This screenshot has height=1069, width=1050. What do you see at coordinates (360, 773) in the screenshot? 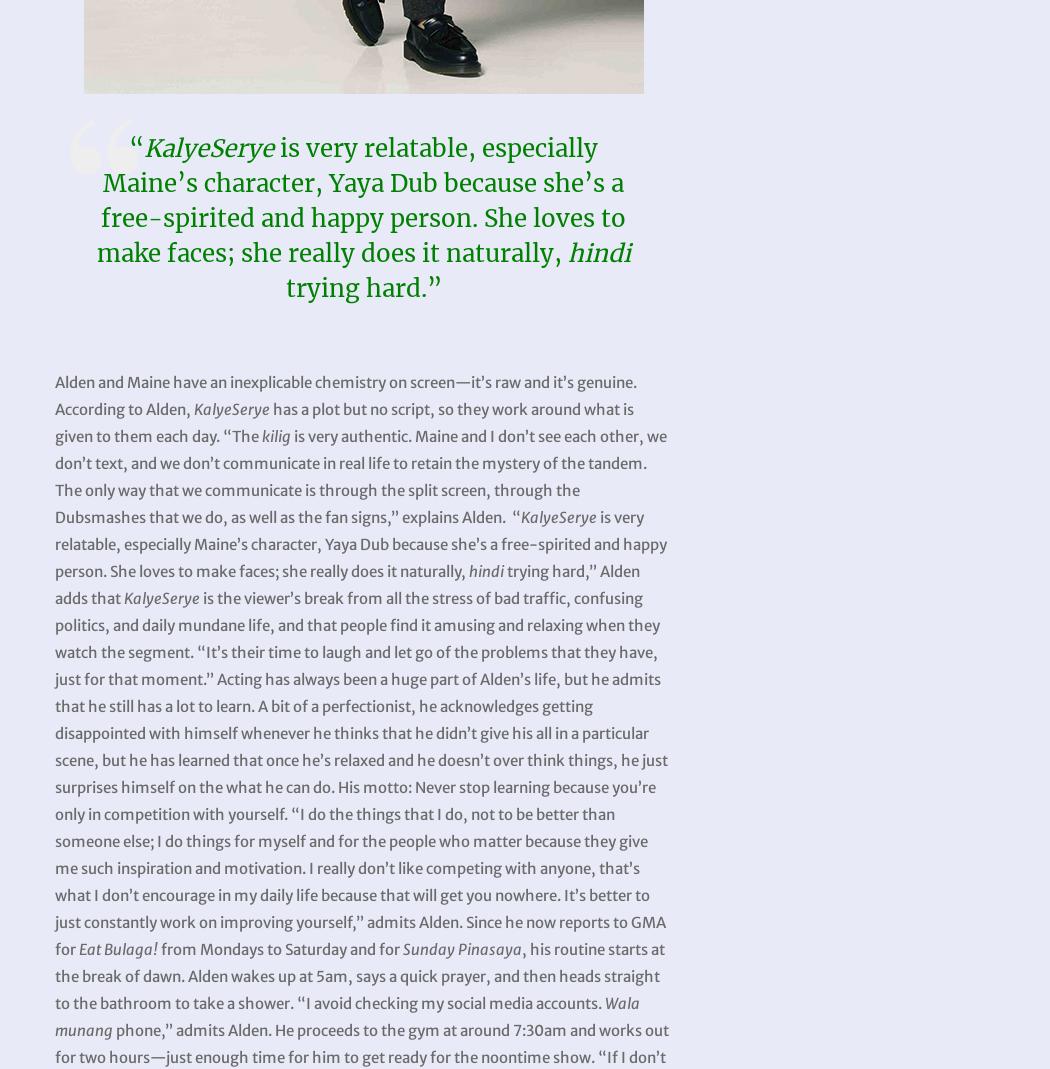
I see `'is the viewer’s break from all the stress of bad traffic, confusing politics, and daily mundane life, and that people find it amusing and relaxing when they watch the segment. “It’s their time to laugh and let go of the problems that they have, just for that moment.” Acting has always been a huge part of Alden’s life, but he admits that he still has a lot to learn. A bit of a perfectionist, he acknowledges getting disappointed with himself whenever he thinks that he didn’t give his all in a particular scene, but he has learned that once he’s relaxed and he doesn’t over think things, he just surprises himself on the what he can do. His motto: Never stop learning because you’re only in competition with yourself. “I do the things that I do, not to be better than someone else; I do things for myself and for the people who matter because they give me such inspiration and motivation. I really don’t like competing with anyone, that’s what I don’t encourage in my daily life because that will get you nowhere. It’s better to just constantly work on improving yourself,” admits Alden. Since he now reports to GMA for'` at bounding box center [360, 773].